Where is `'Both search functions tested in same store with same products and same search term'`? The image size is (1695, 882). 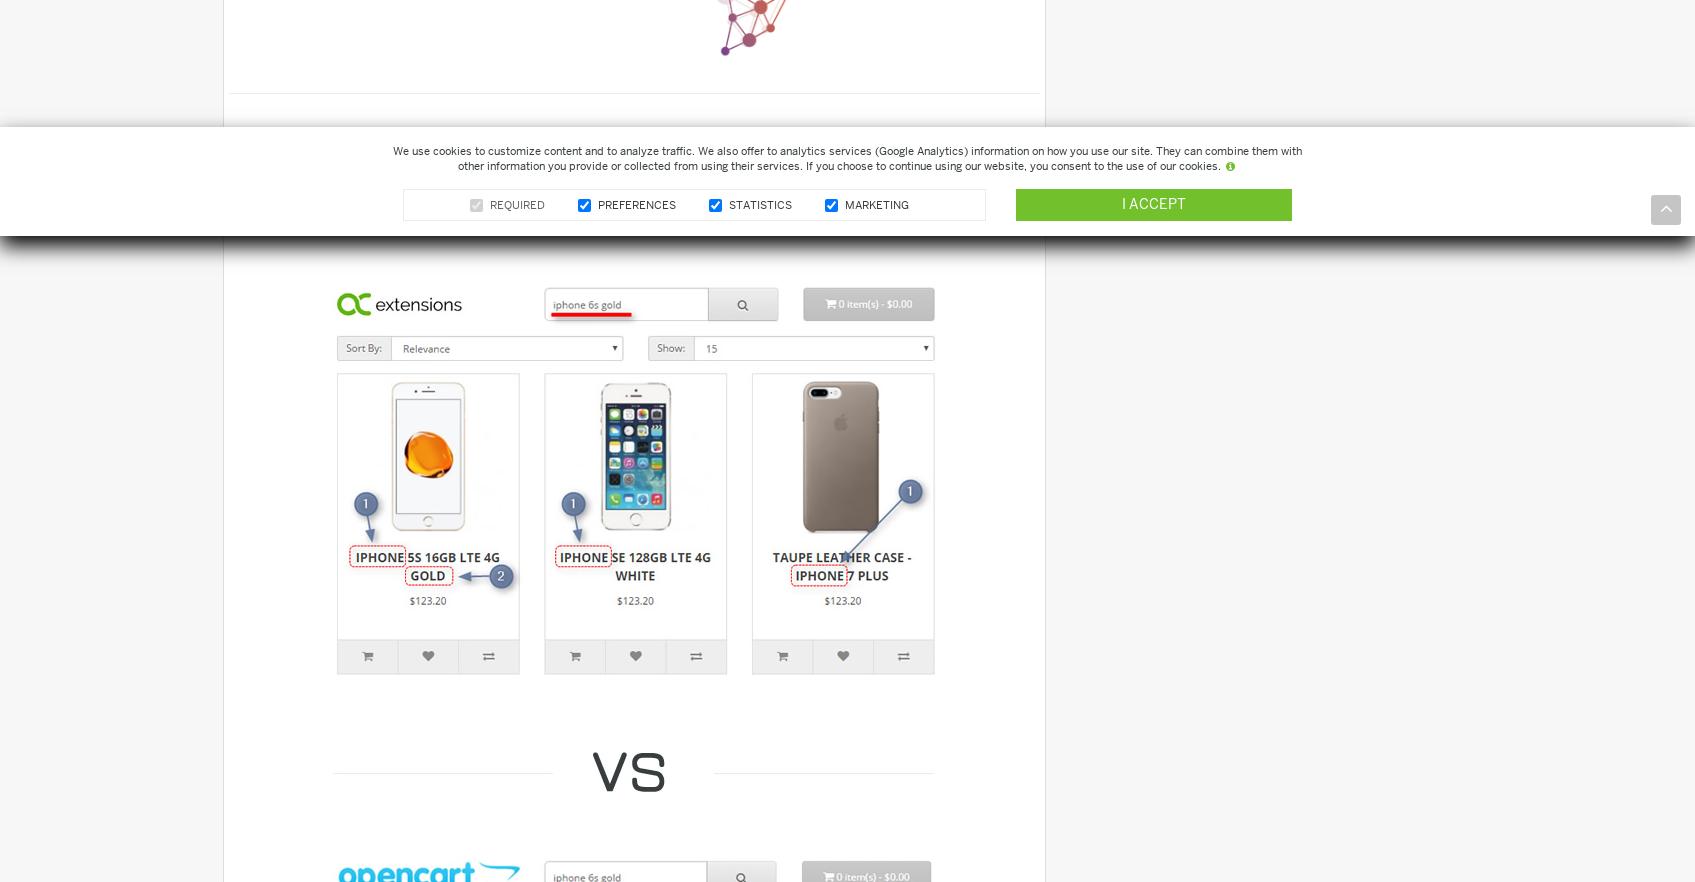
'Both search functions tested in same store with same products and same search term' is located at coordinates (578, 185).